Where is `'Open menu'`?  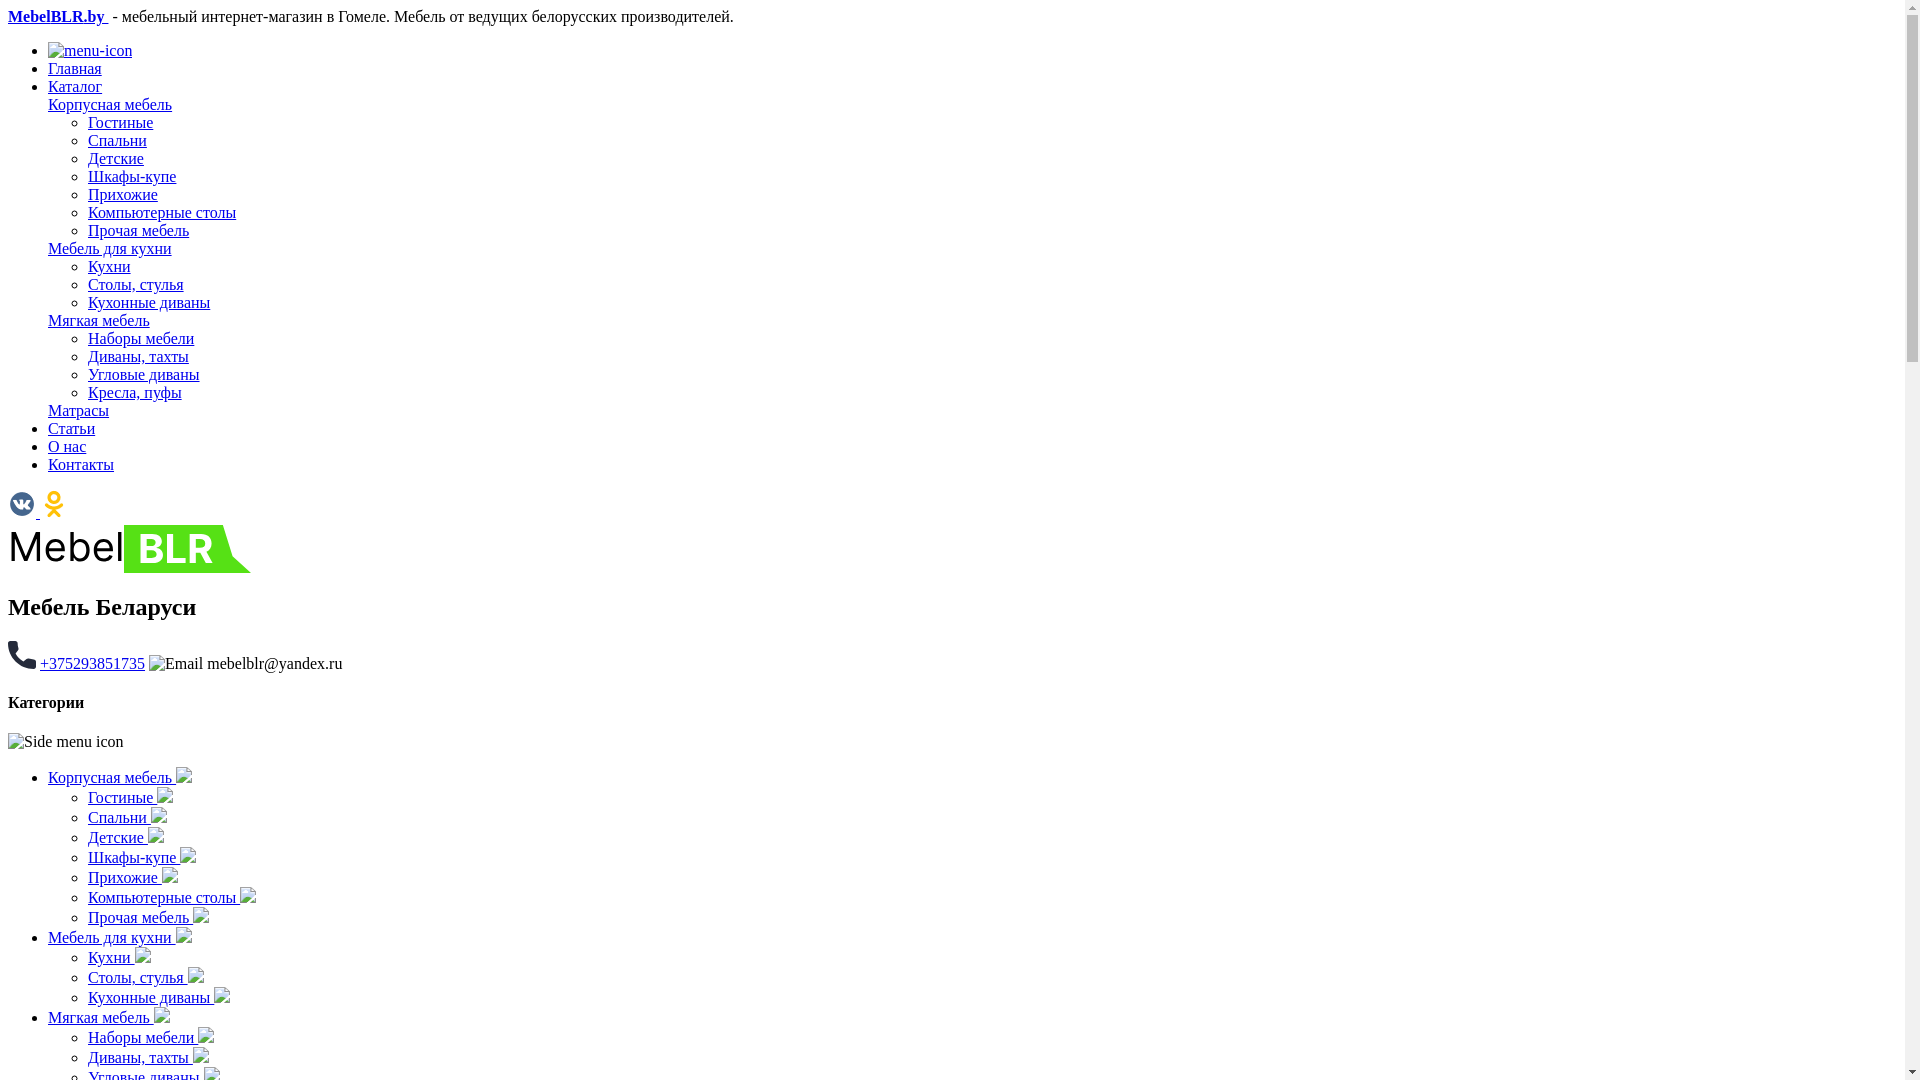
'Open menu' is located at coordinates (89, 49).